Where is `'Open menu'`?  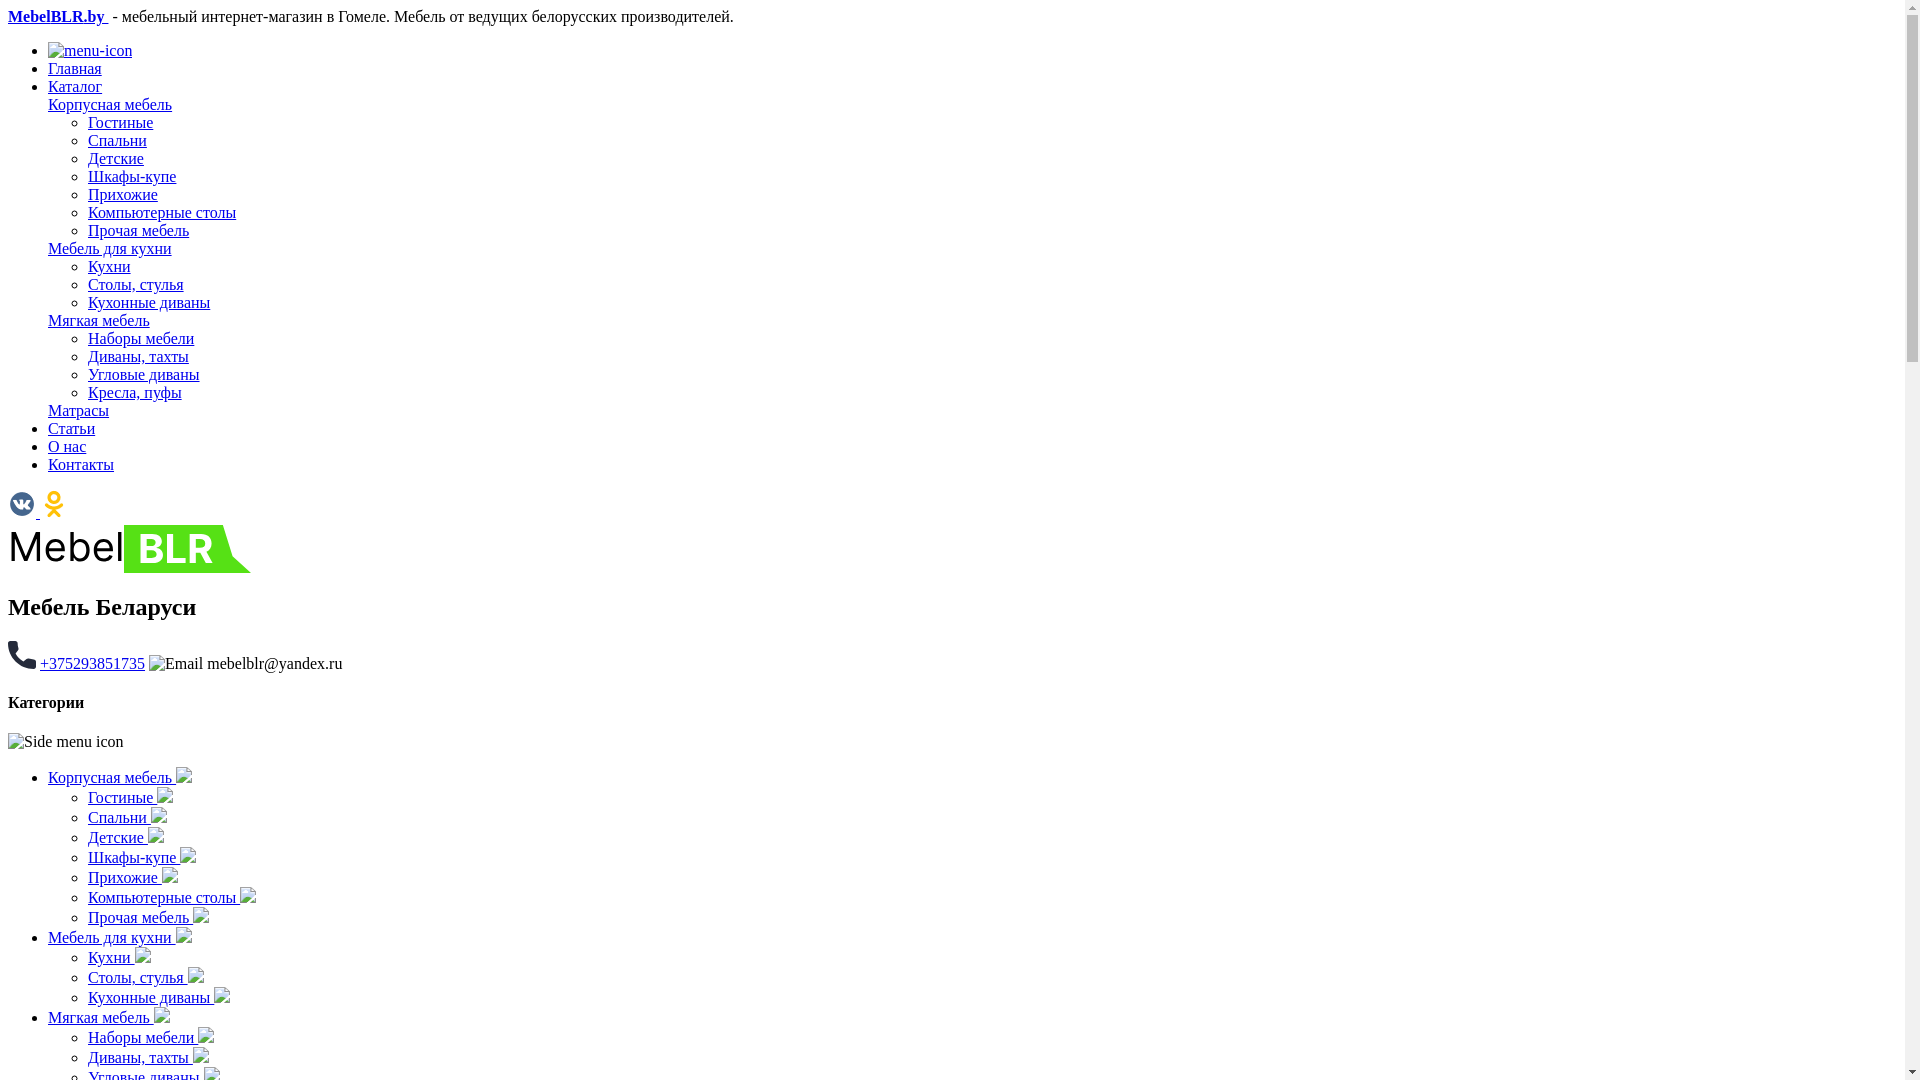
'Open menu' is located at coordinates (89, 49).